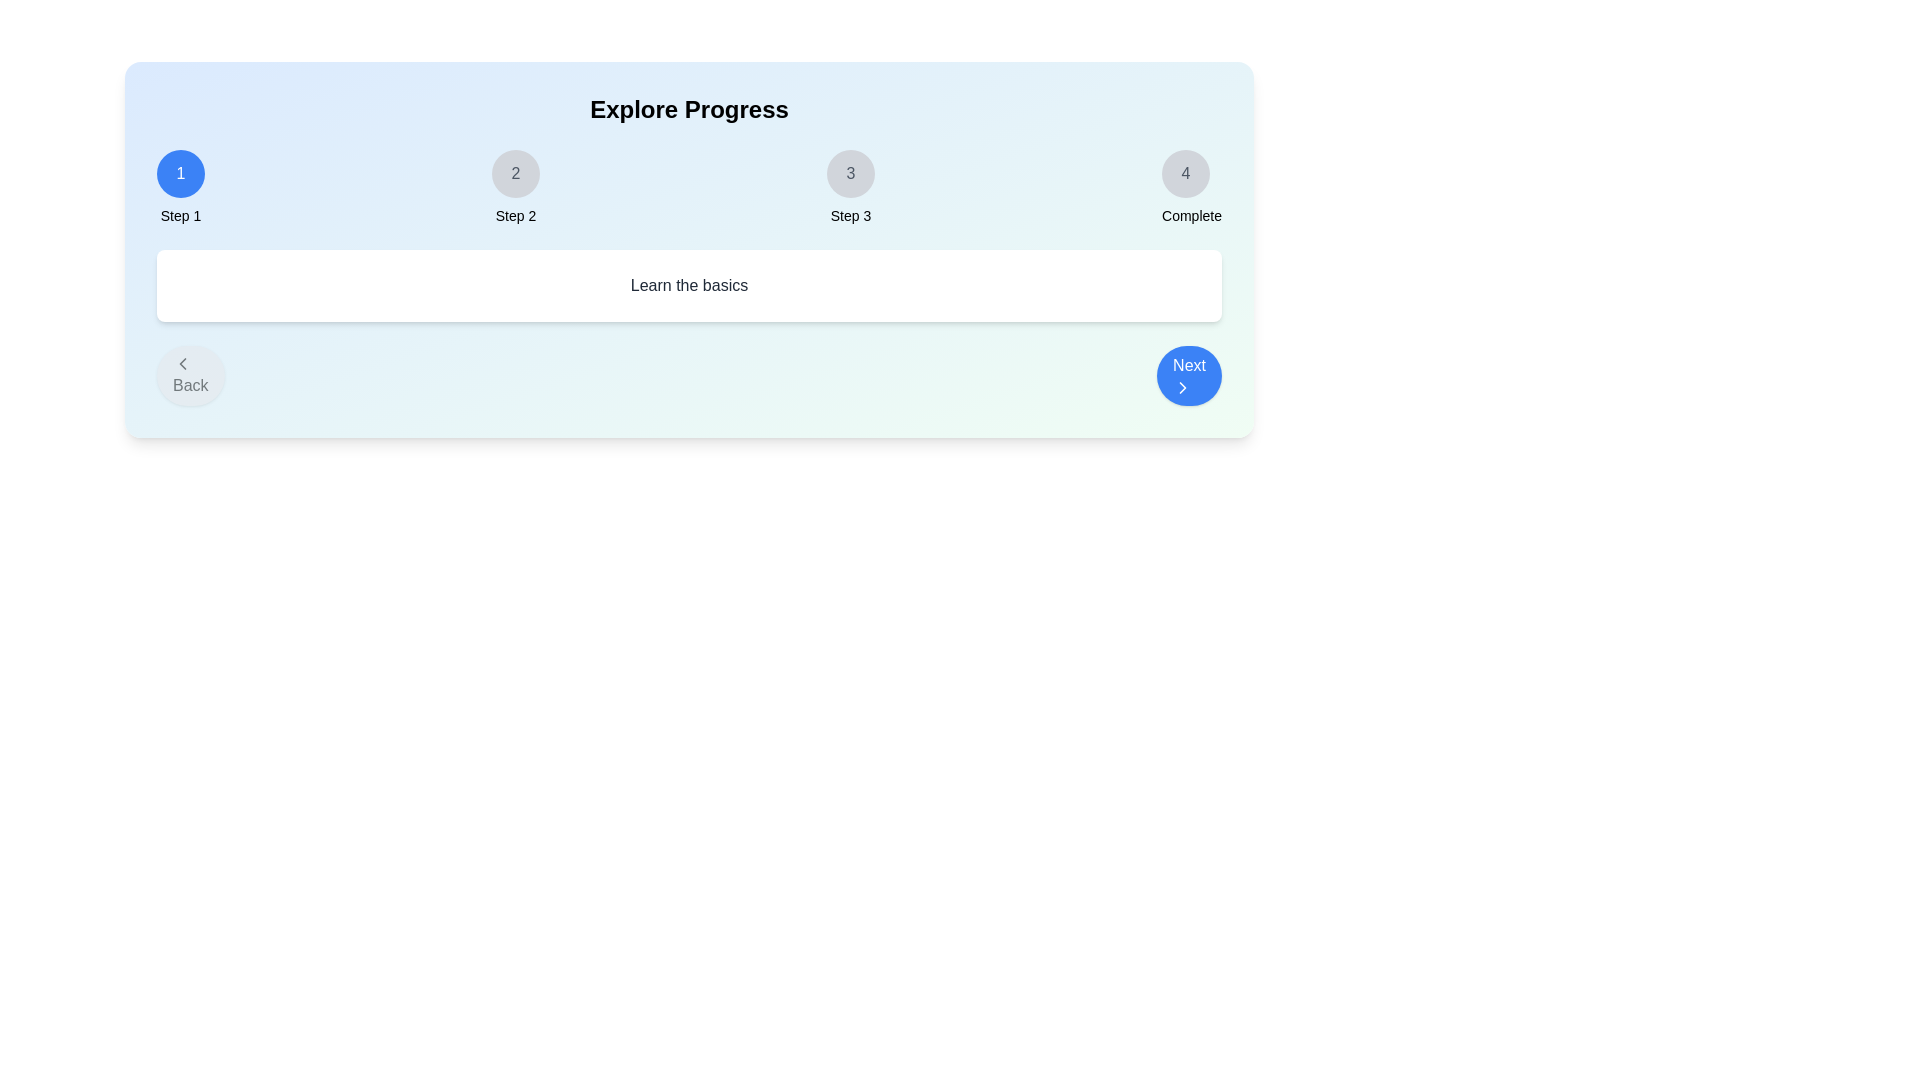 This screenshot has width=1920, height=1080. Describe the element at coordinates (850, 172) in the screenshot. I see `the step indicator for Step 3 to navigate to that step` at that location.